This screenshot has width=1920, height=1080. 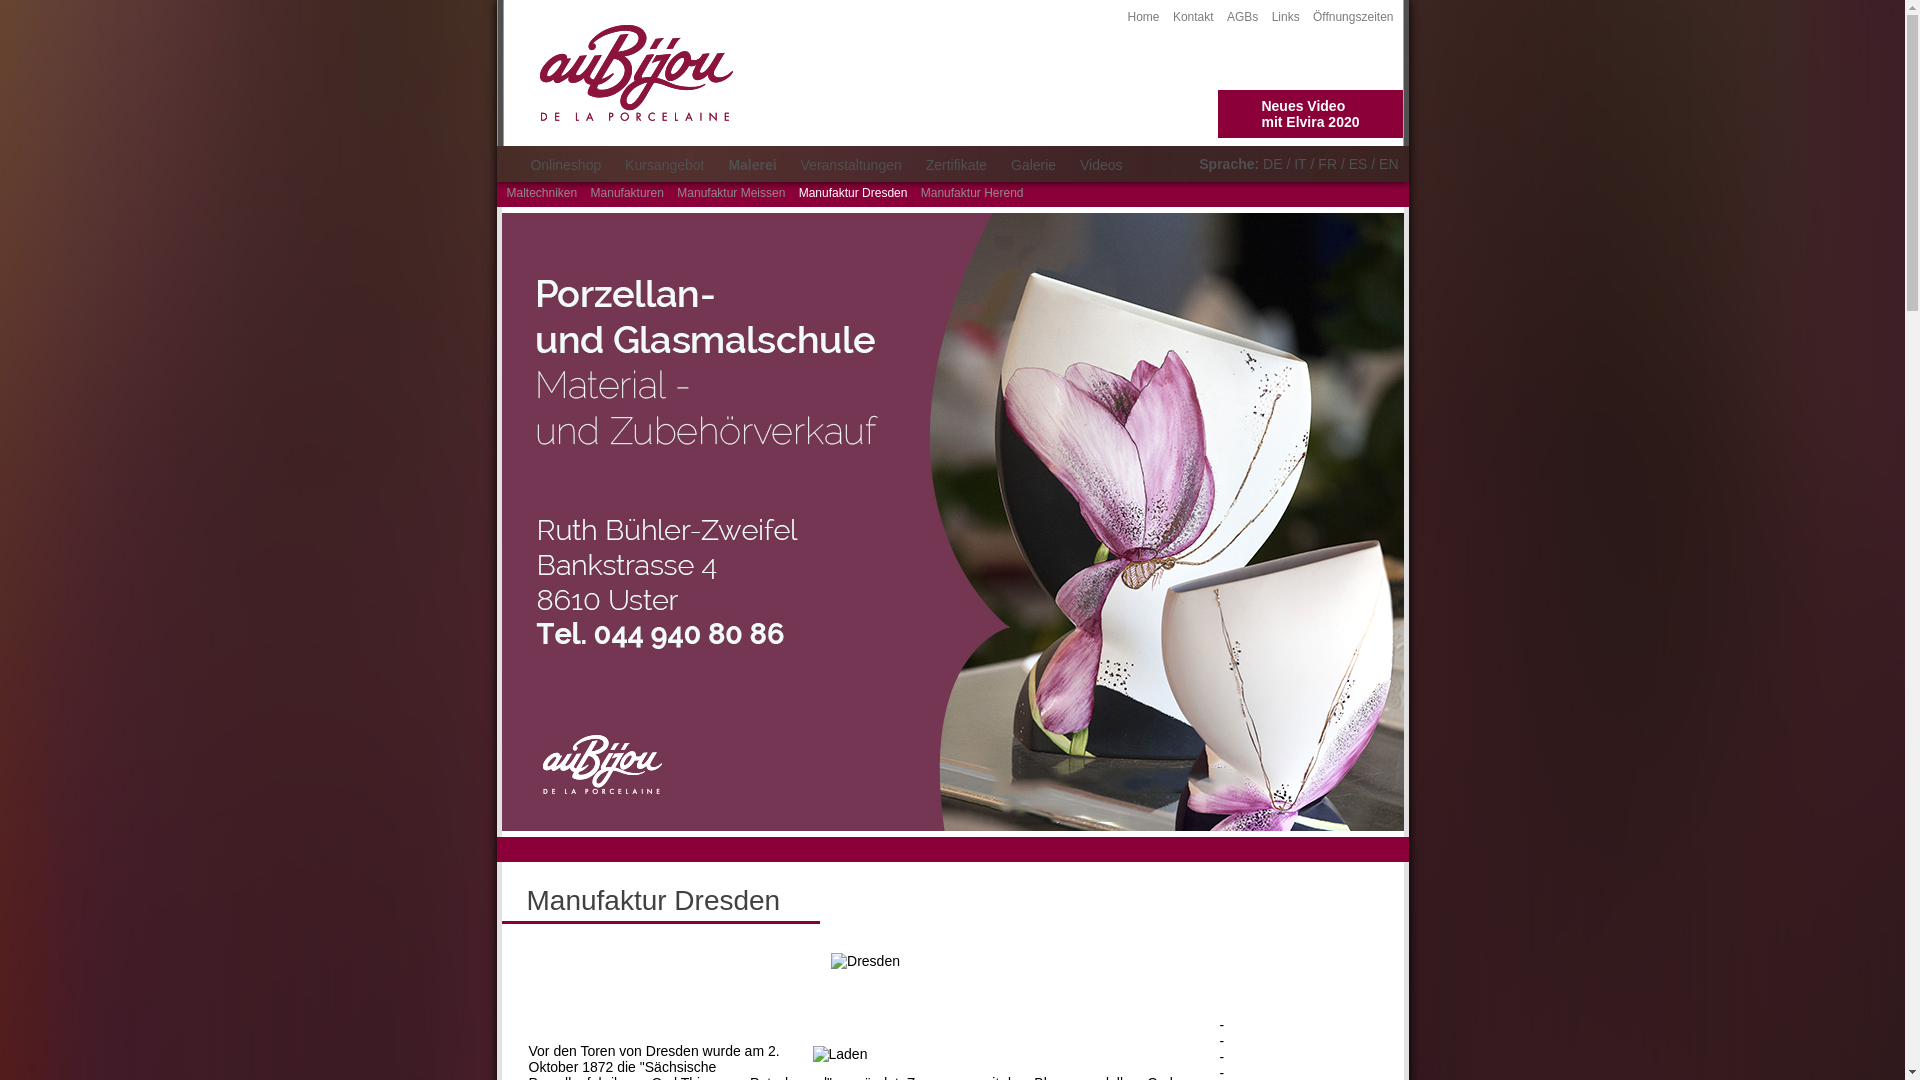 What do you see at coordinates (920, 192) in the screenshot?
I see `'Manufaktur Herend'` at bounding box center [920, 192].